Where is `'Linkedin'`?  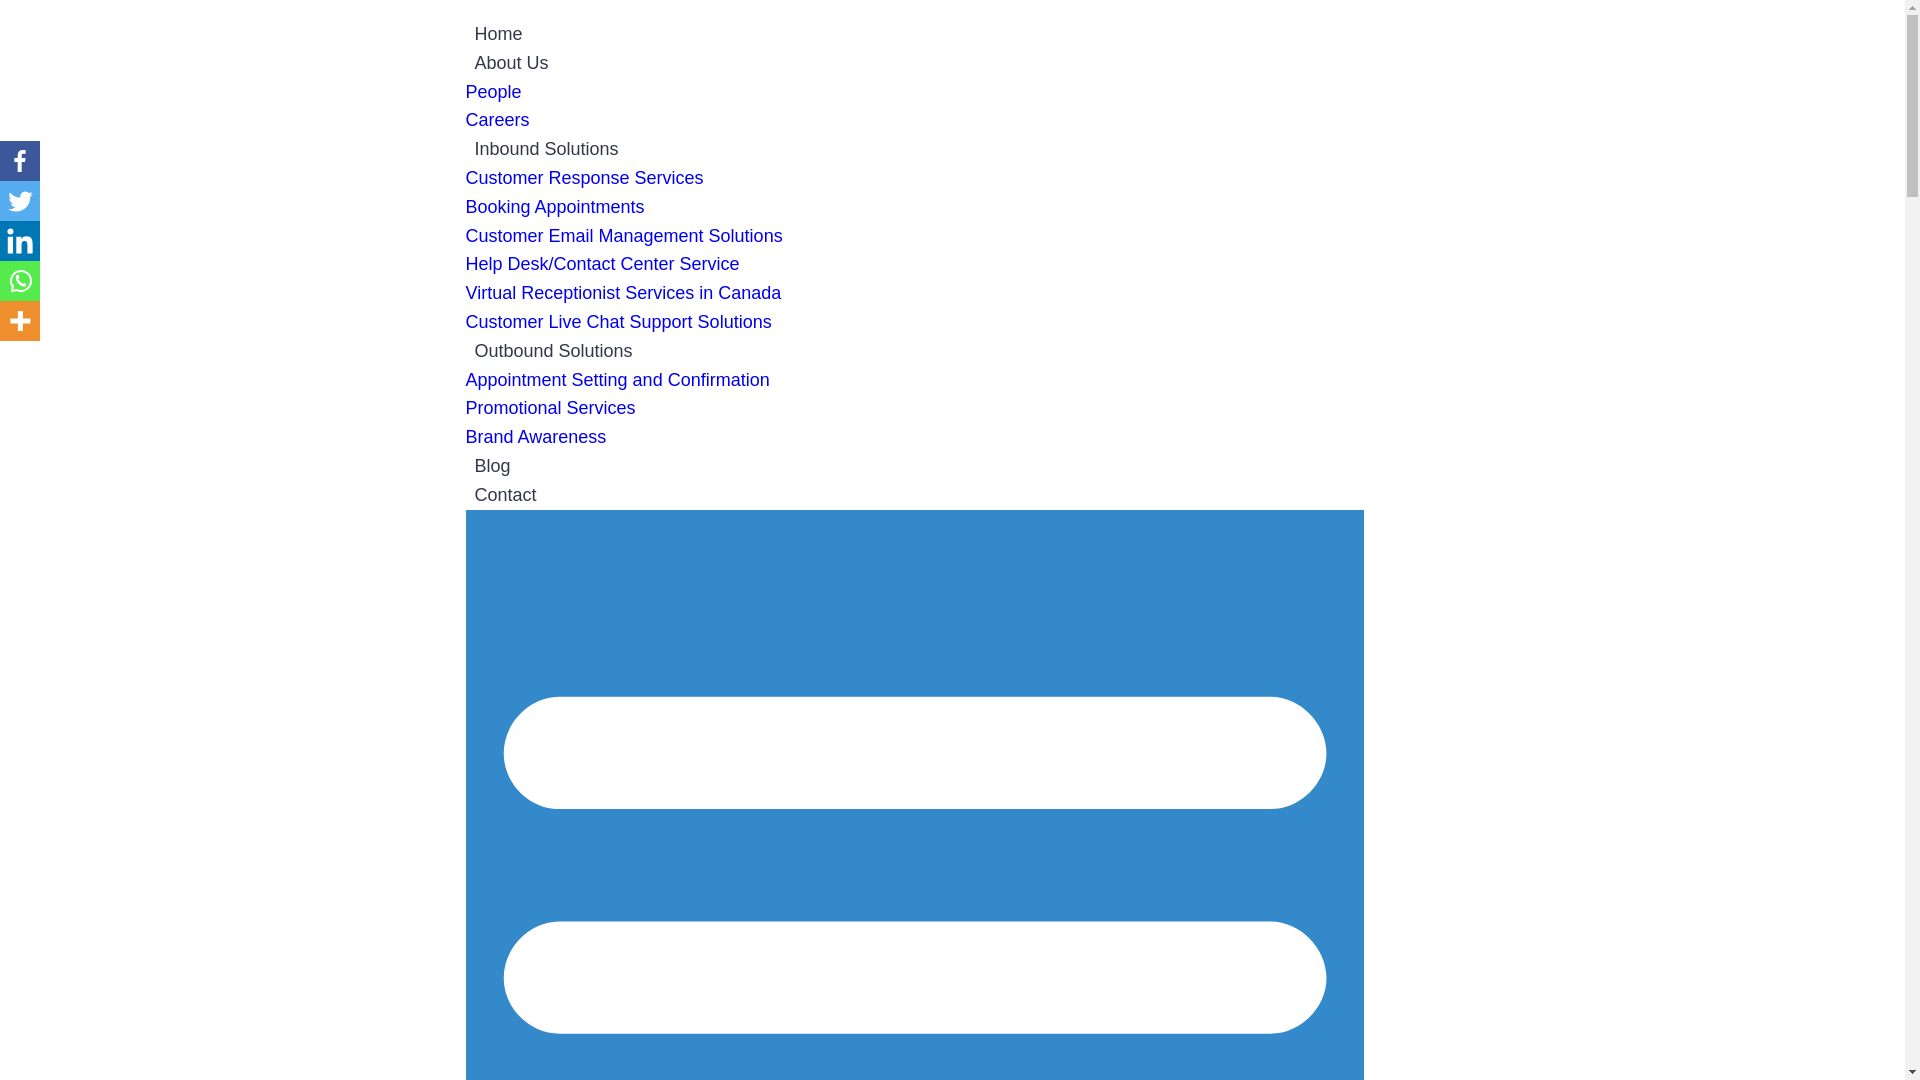
'Linkedin' is located at coordinates (19, 239).